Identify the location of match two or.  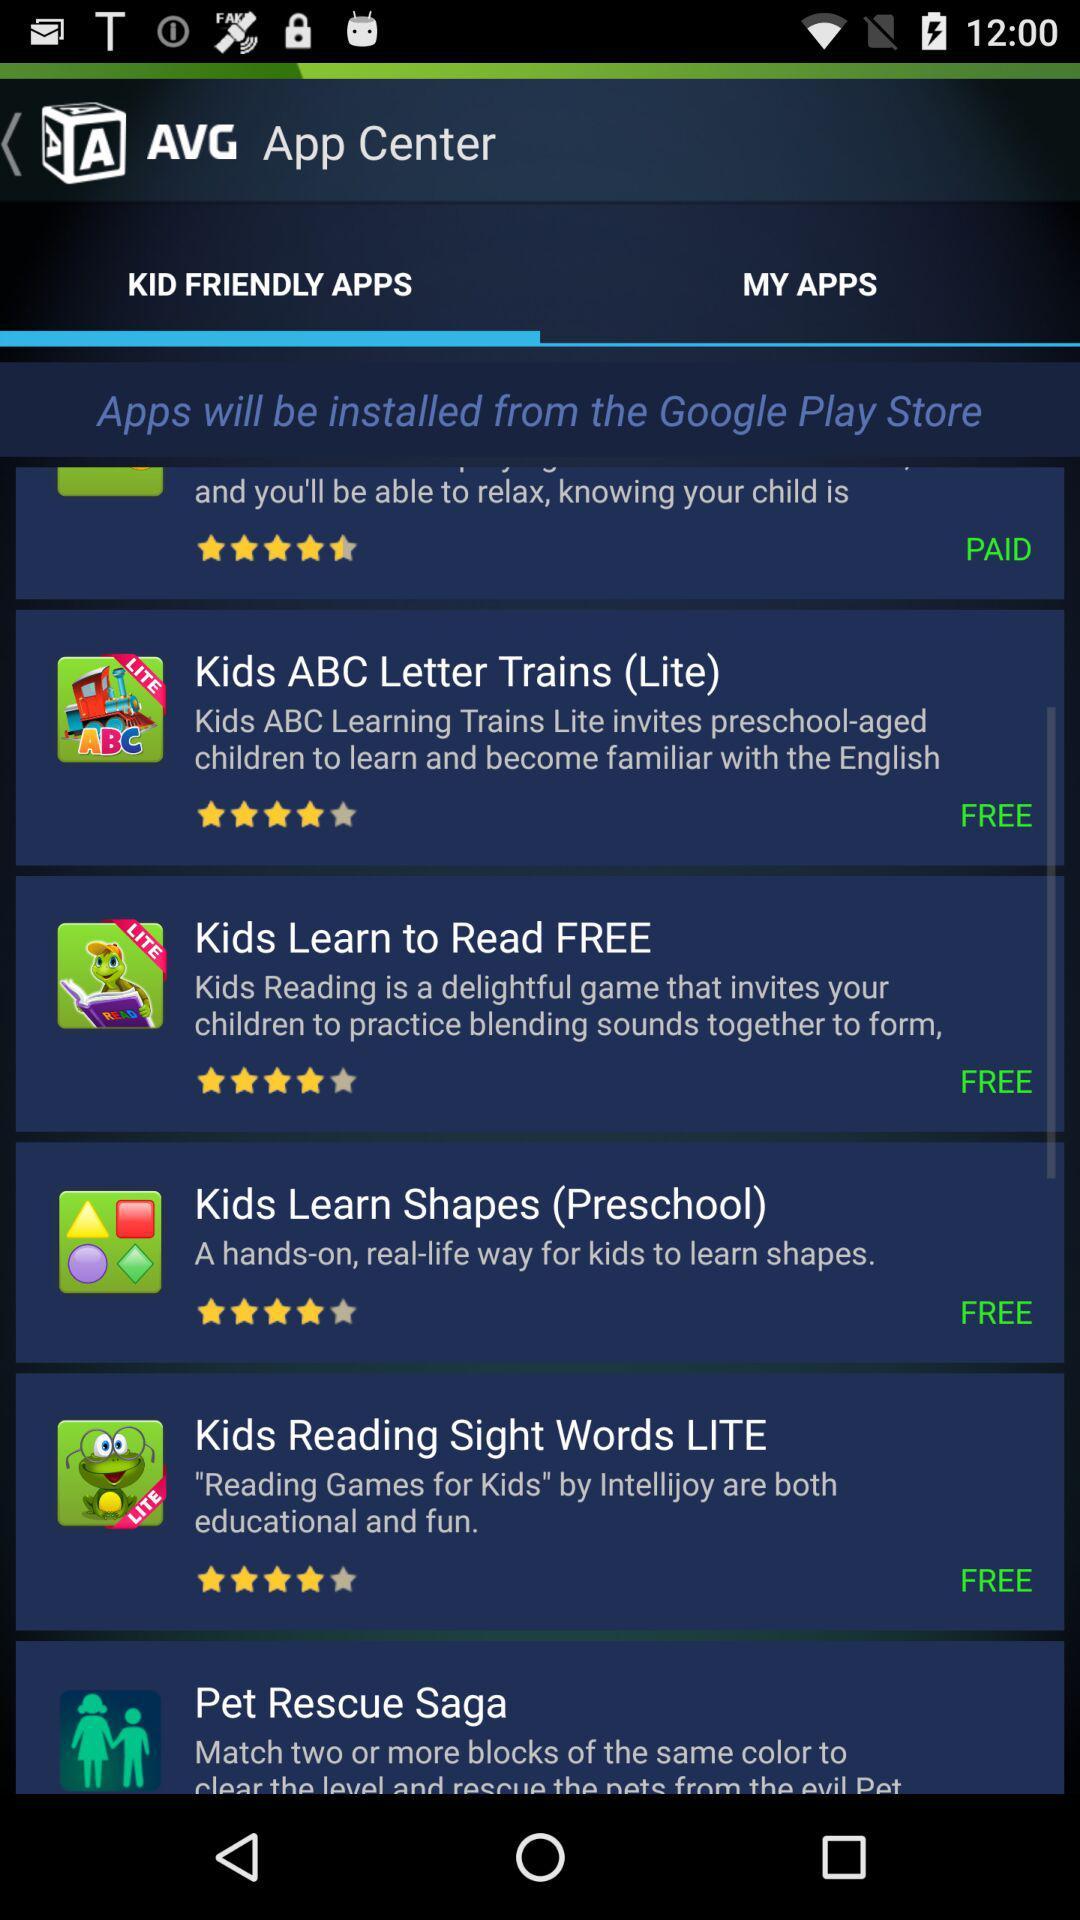
(612, 1761).